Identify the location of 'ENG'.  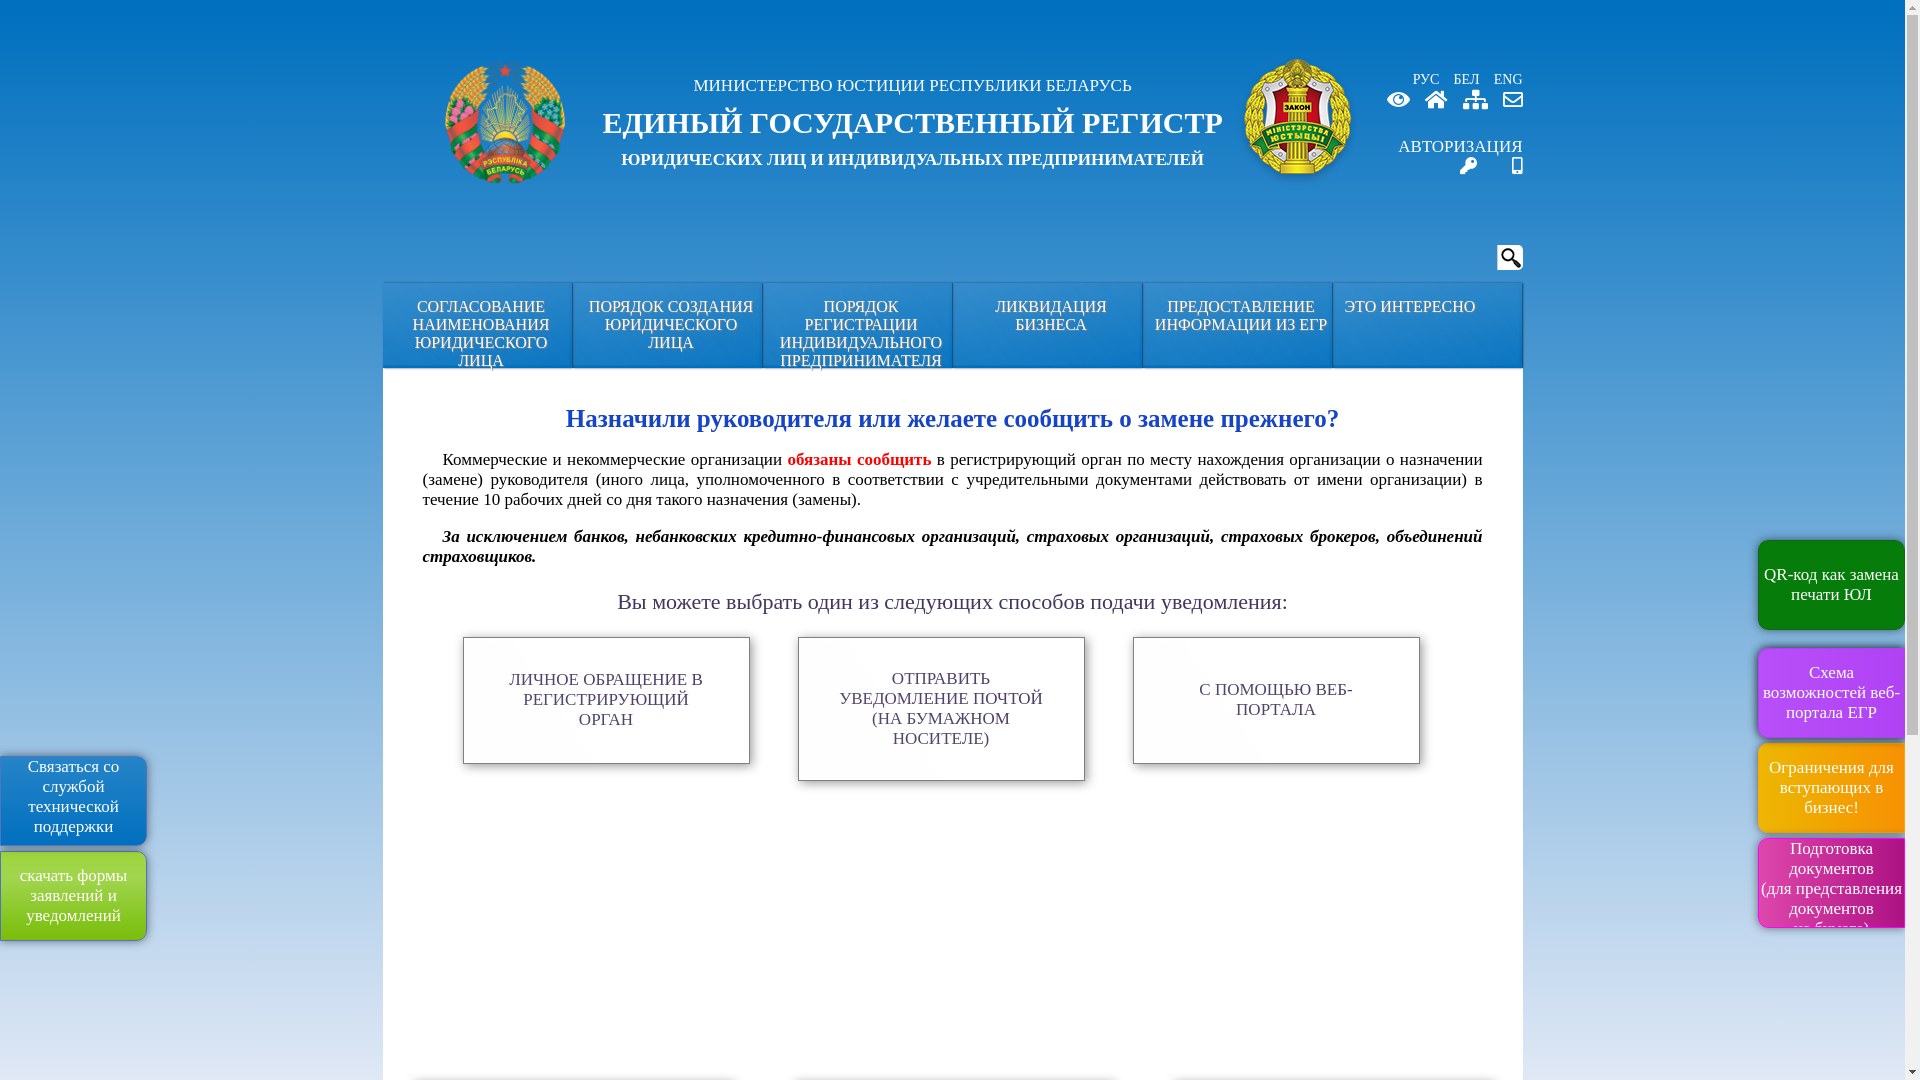
(1503, 78).